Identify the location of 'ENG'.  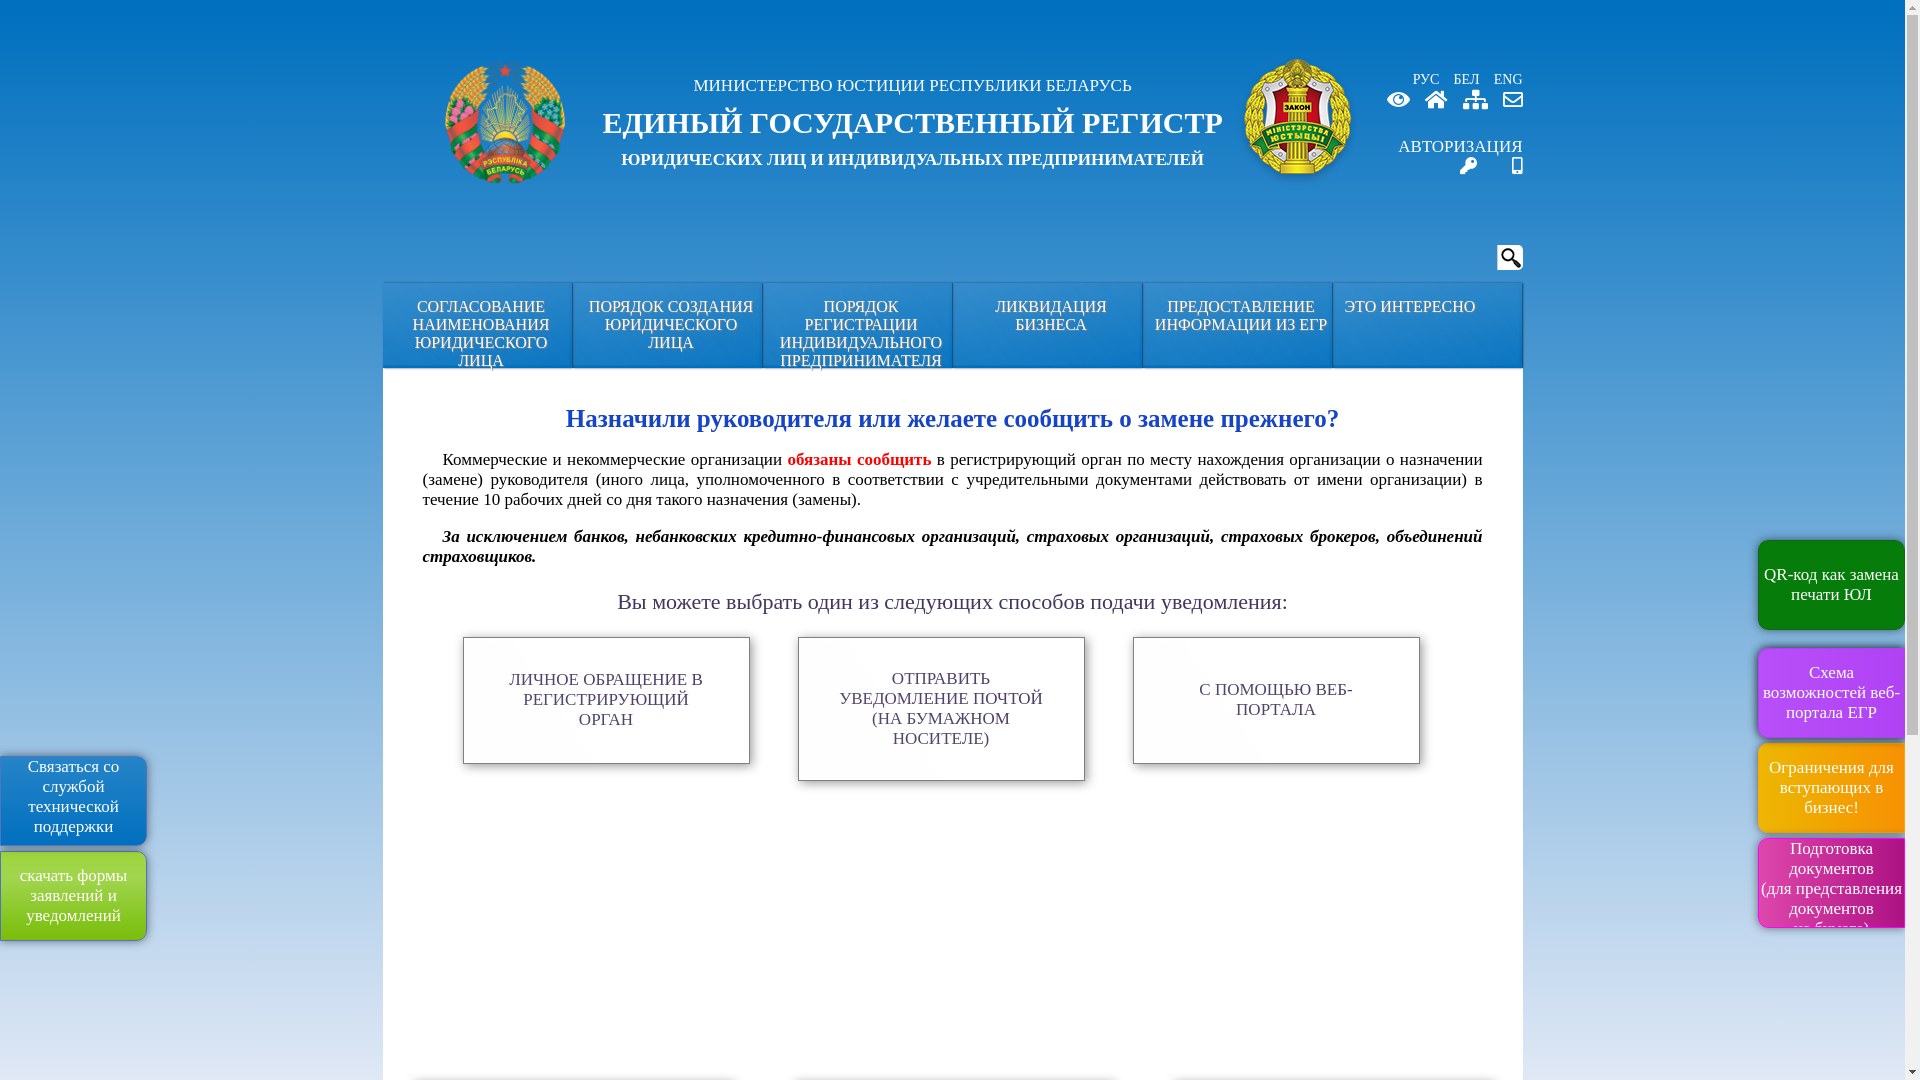
(1503, 78).